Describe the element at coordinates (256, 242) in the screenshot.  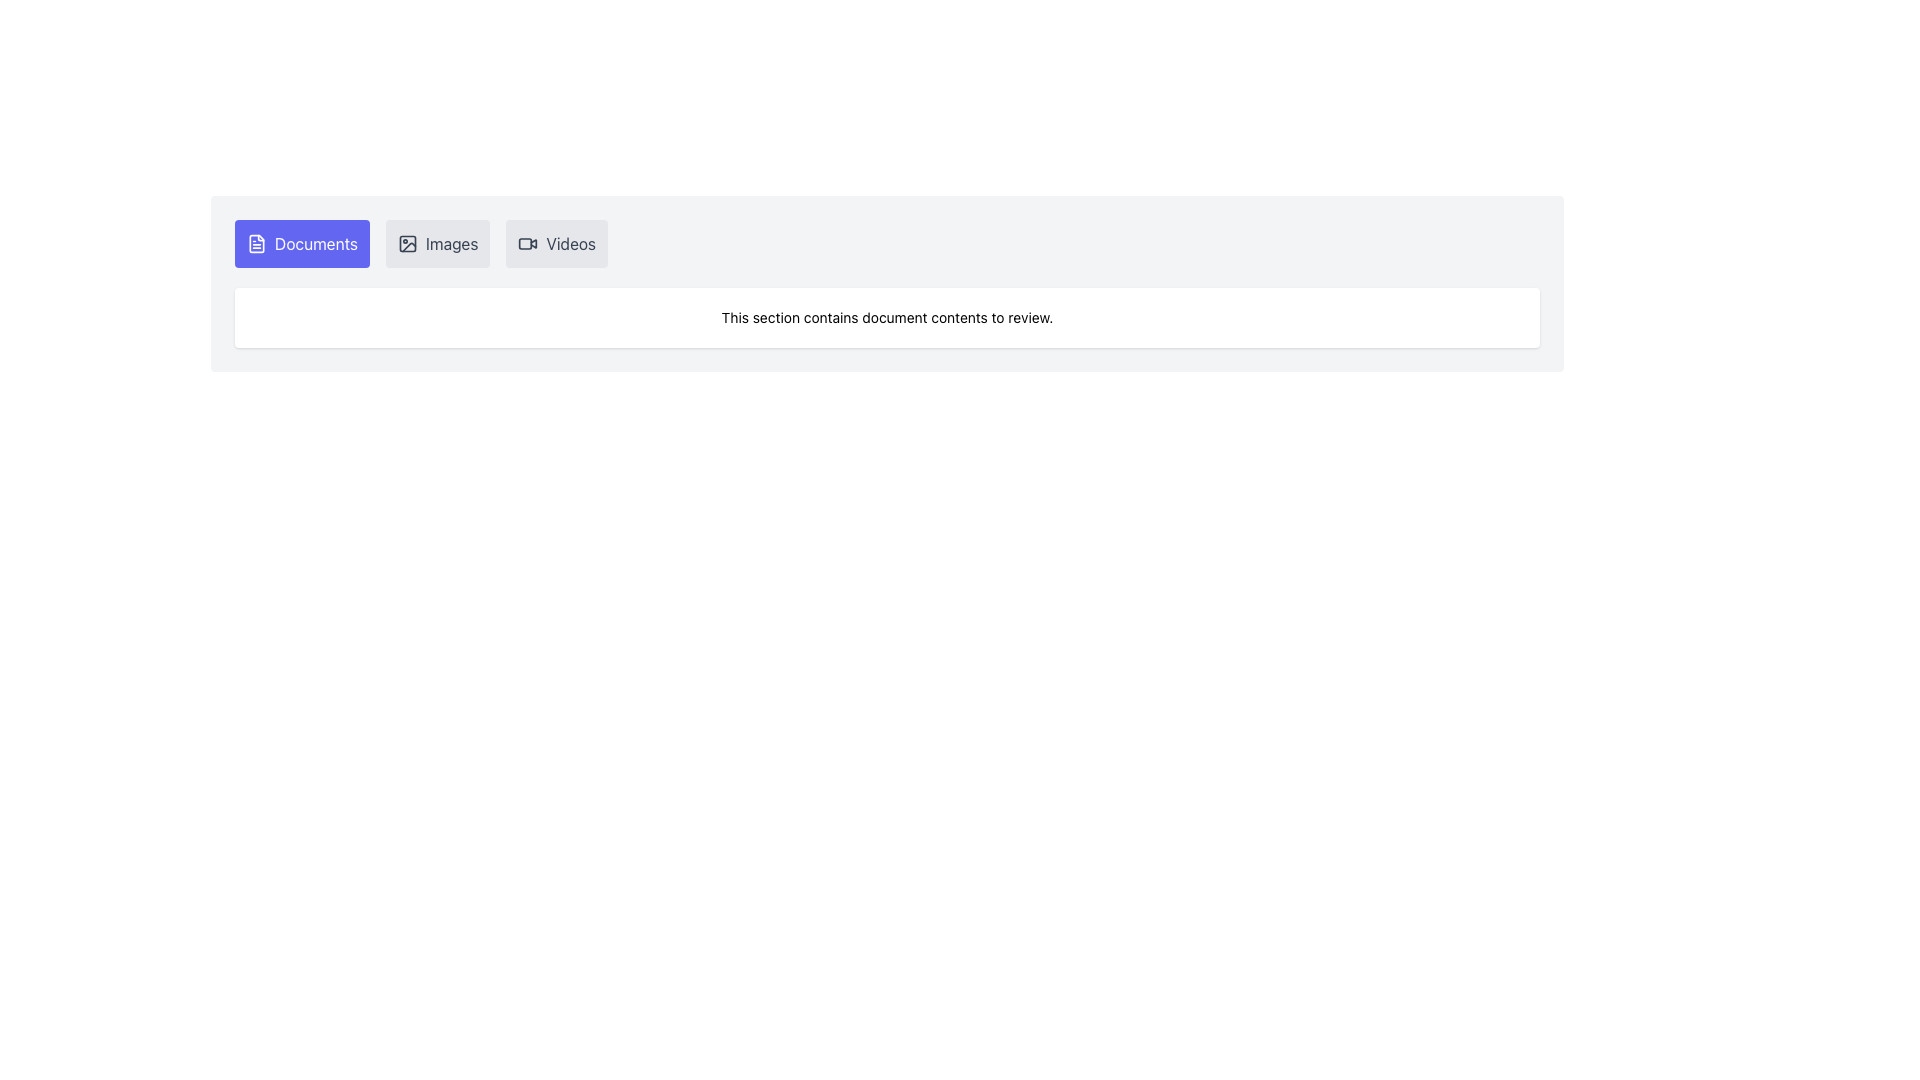
I see `the document icon represented by a small document-like symbol with lines, styled in white against a blue rounded rectangular background, located next to the 'Documents' label` at that location.